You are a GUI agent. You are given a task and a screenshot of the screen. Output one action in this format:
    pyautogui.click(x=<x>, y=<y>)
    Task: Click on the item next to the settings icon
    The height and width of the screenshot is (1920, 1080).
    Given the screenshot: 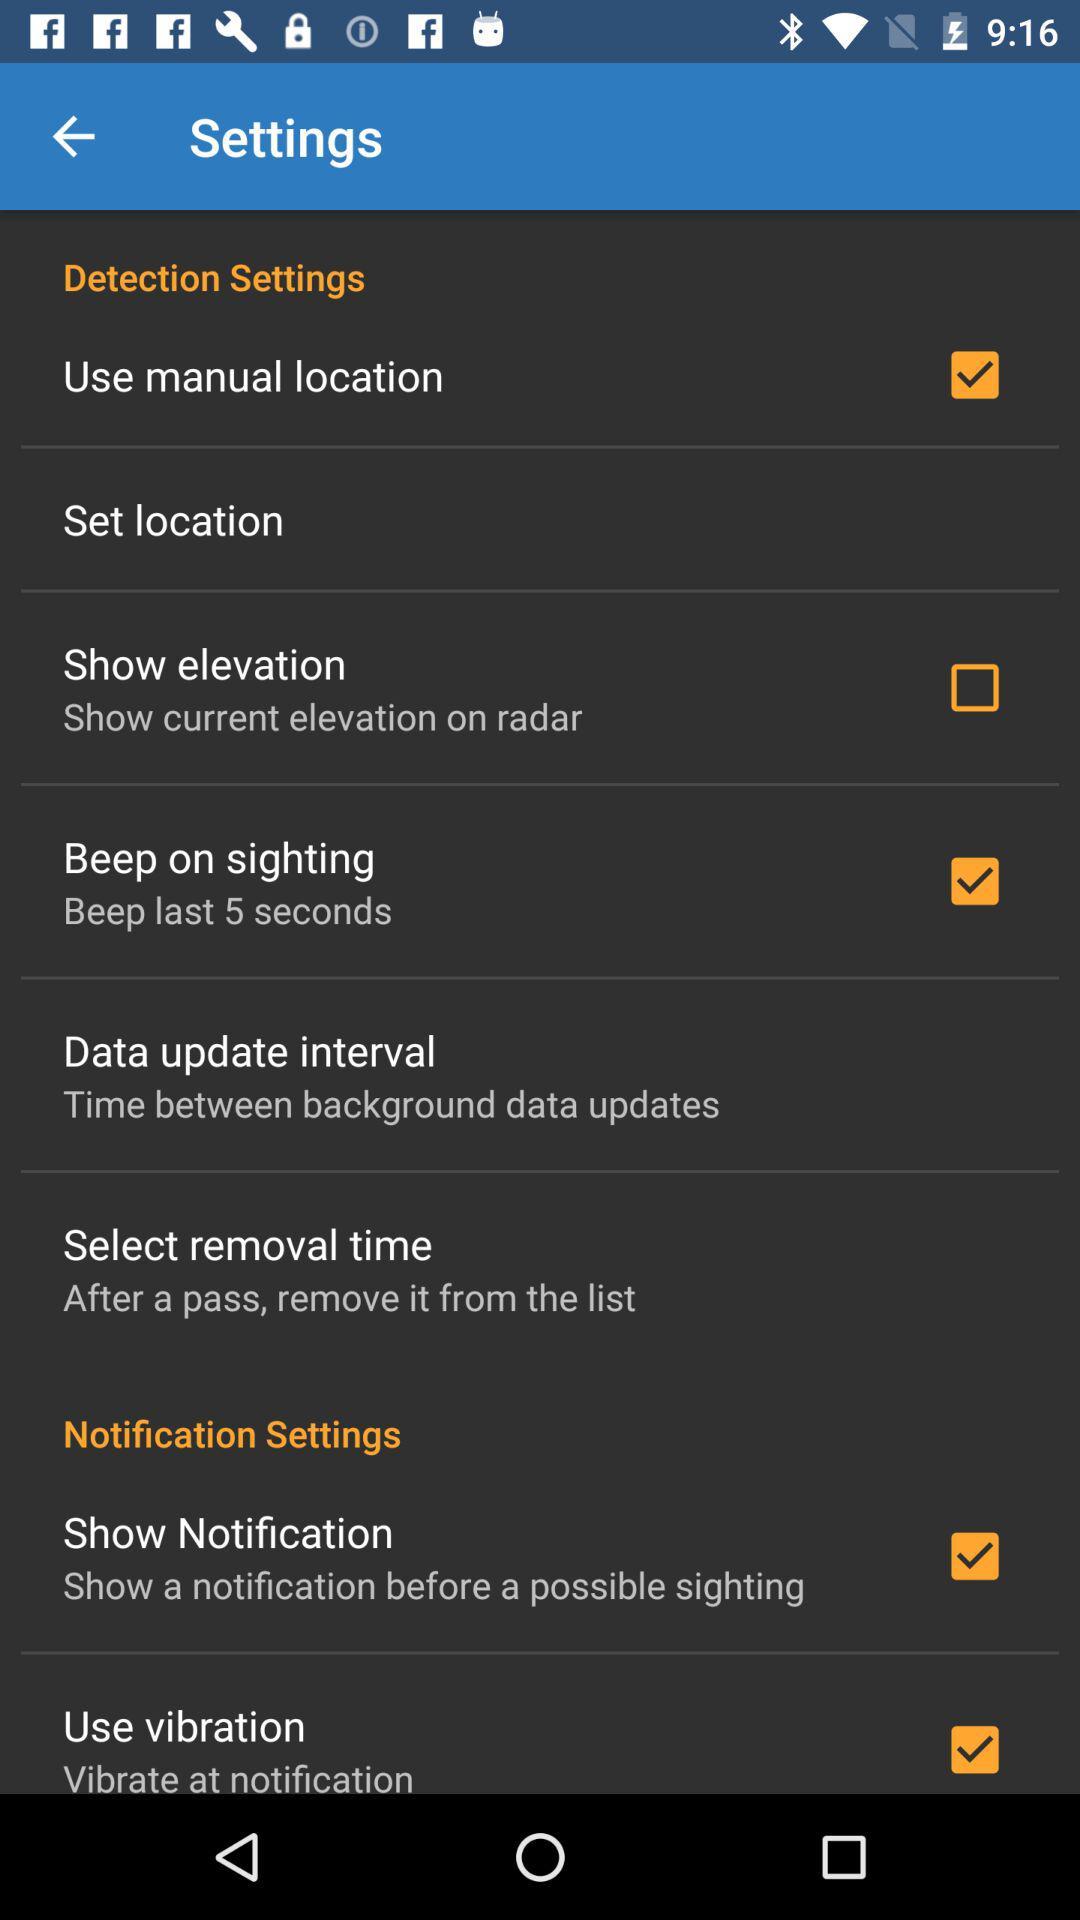 What is the action you would take?
    pyautogui.click(x=72, y=135)
    